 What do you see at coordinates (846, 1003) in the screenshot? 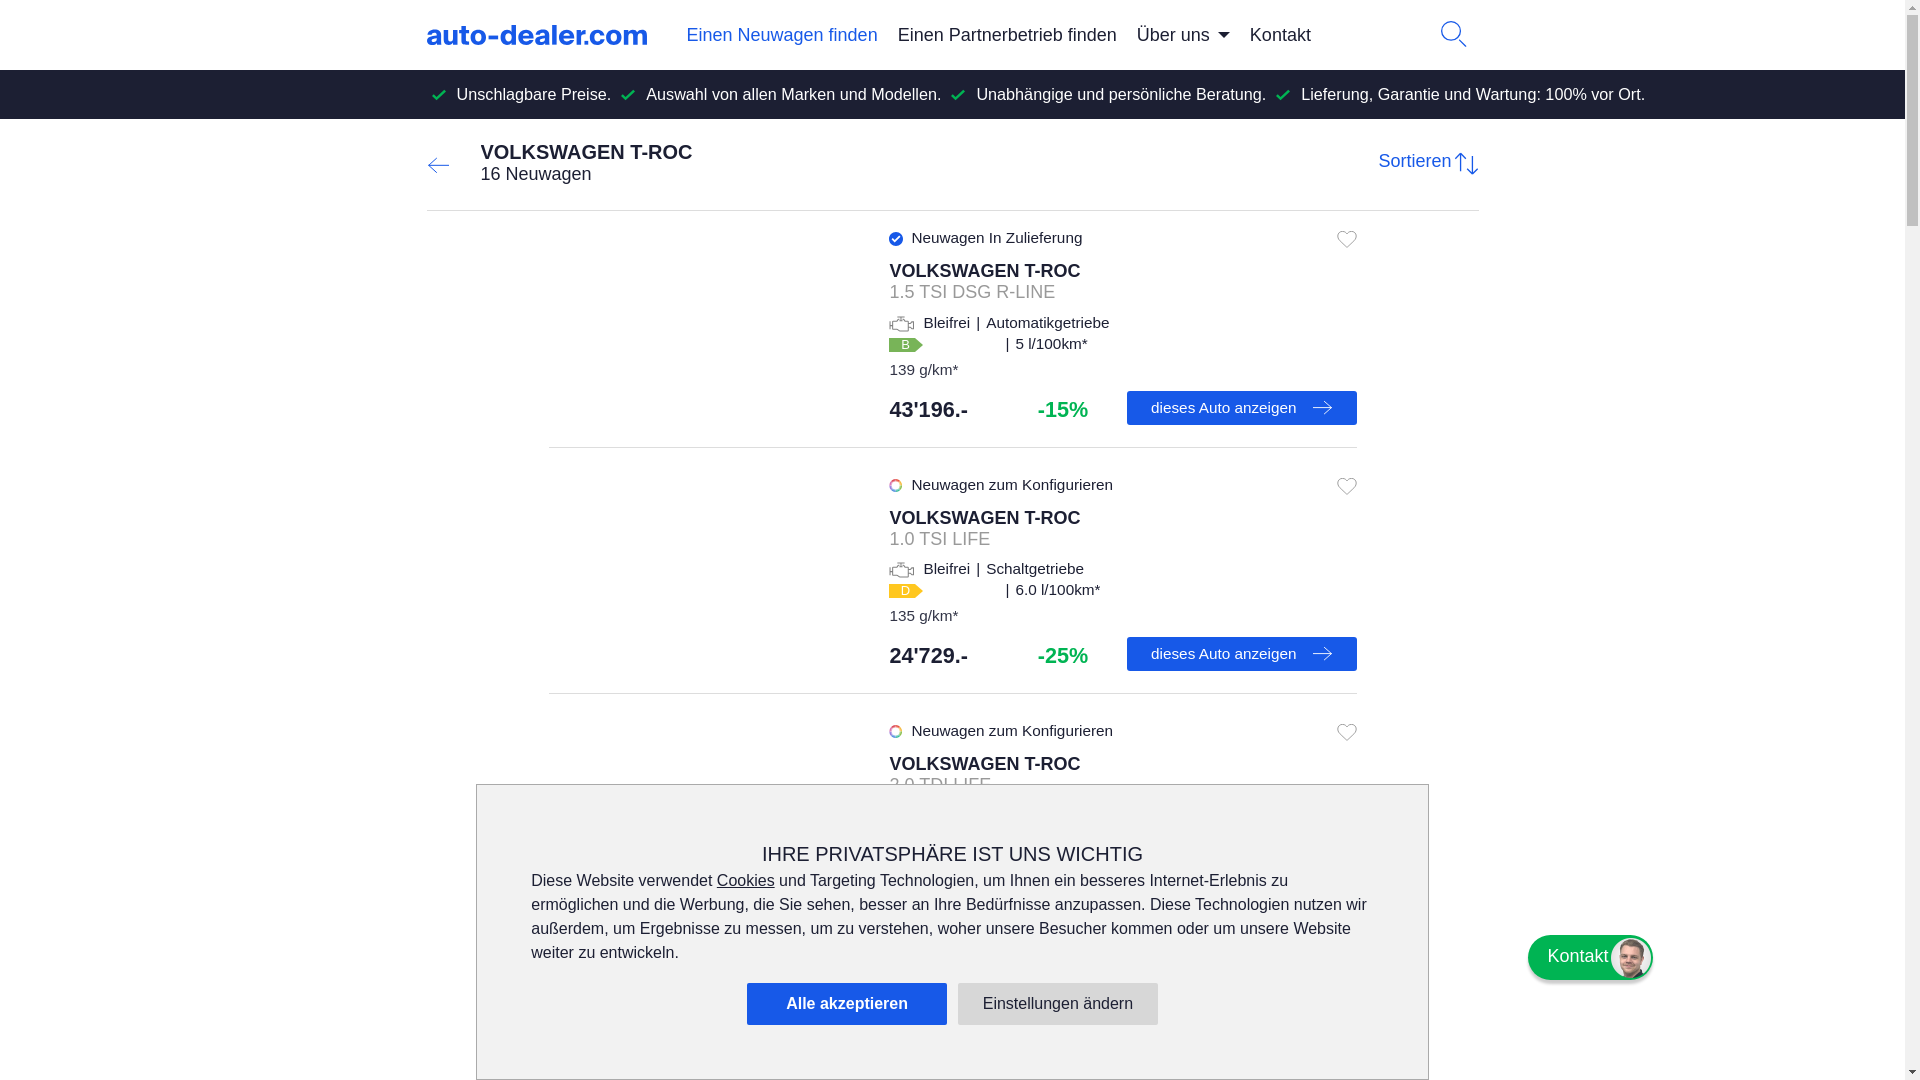
I see `'Alle akzeptieren'` at bounding box center [846, 1003].